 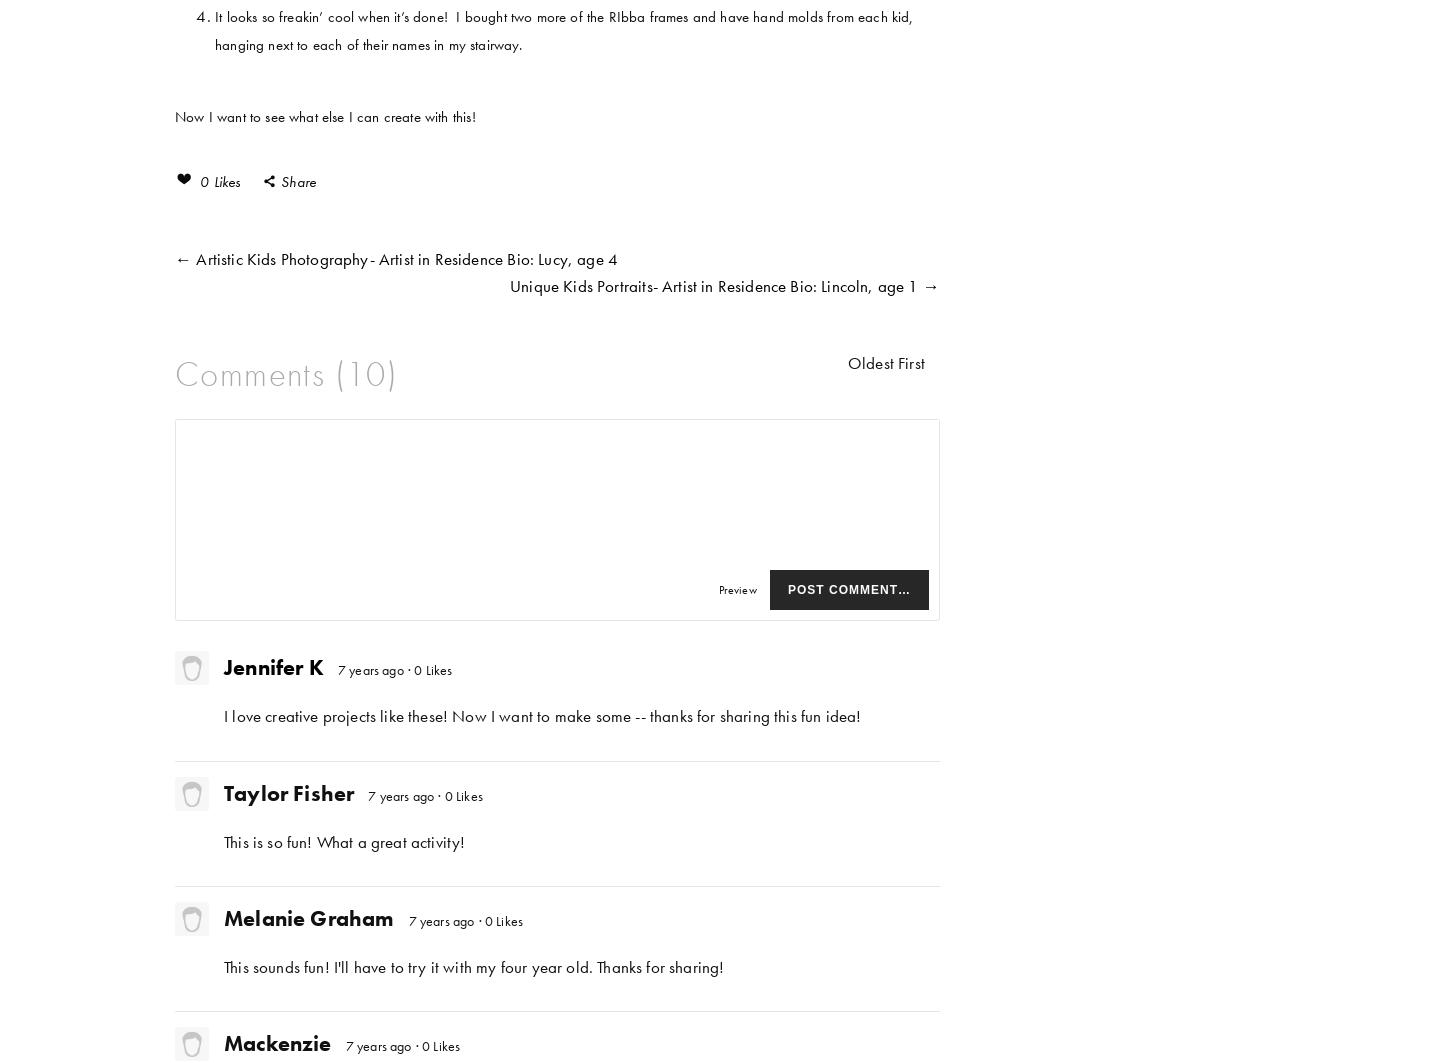 I want to click on '0 Likes', so click(x=198, y=181).